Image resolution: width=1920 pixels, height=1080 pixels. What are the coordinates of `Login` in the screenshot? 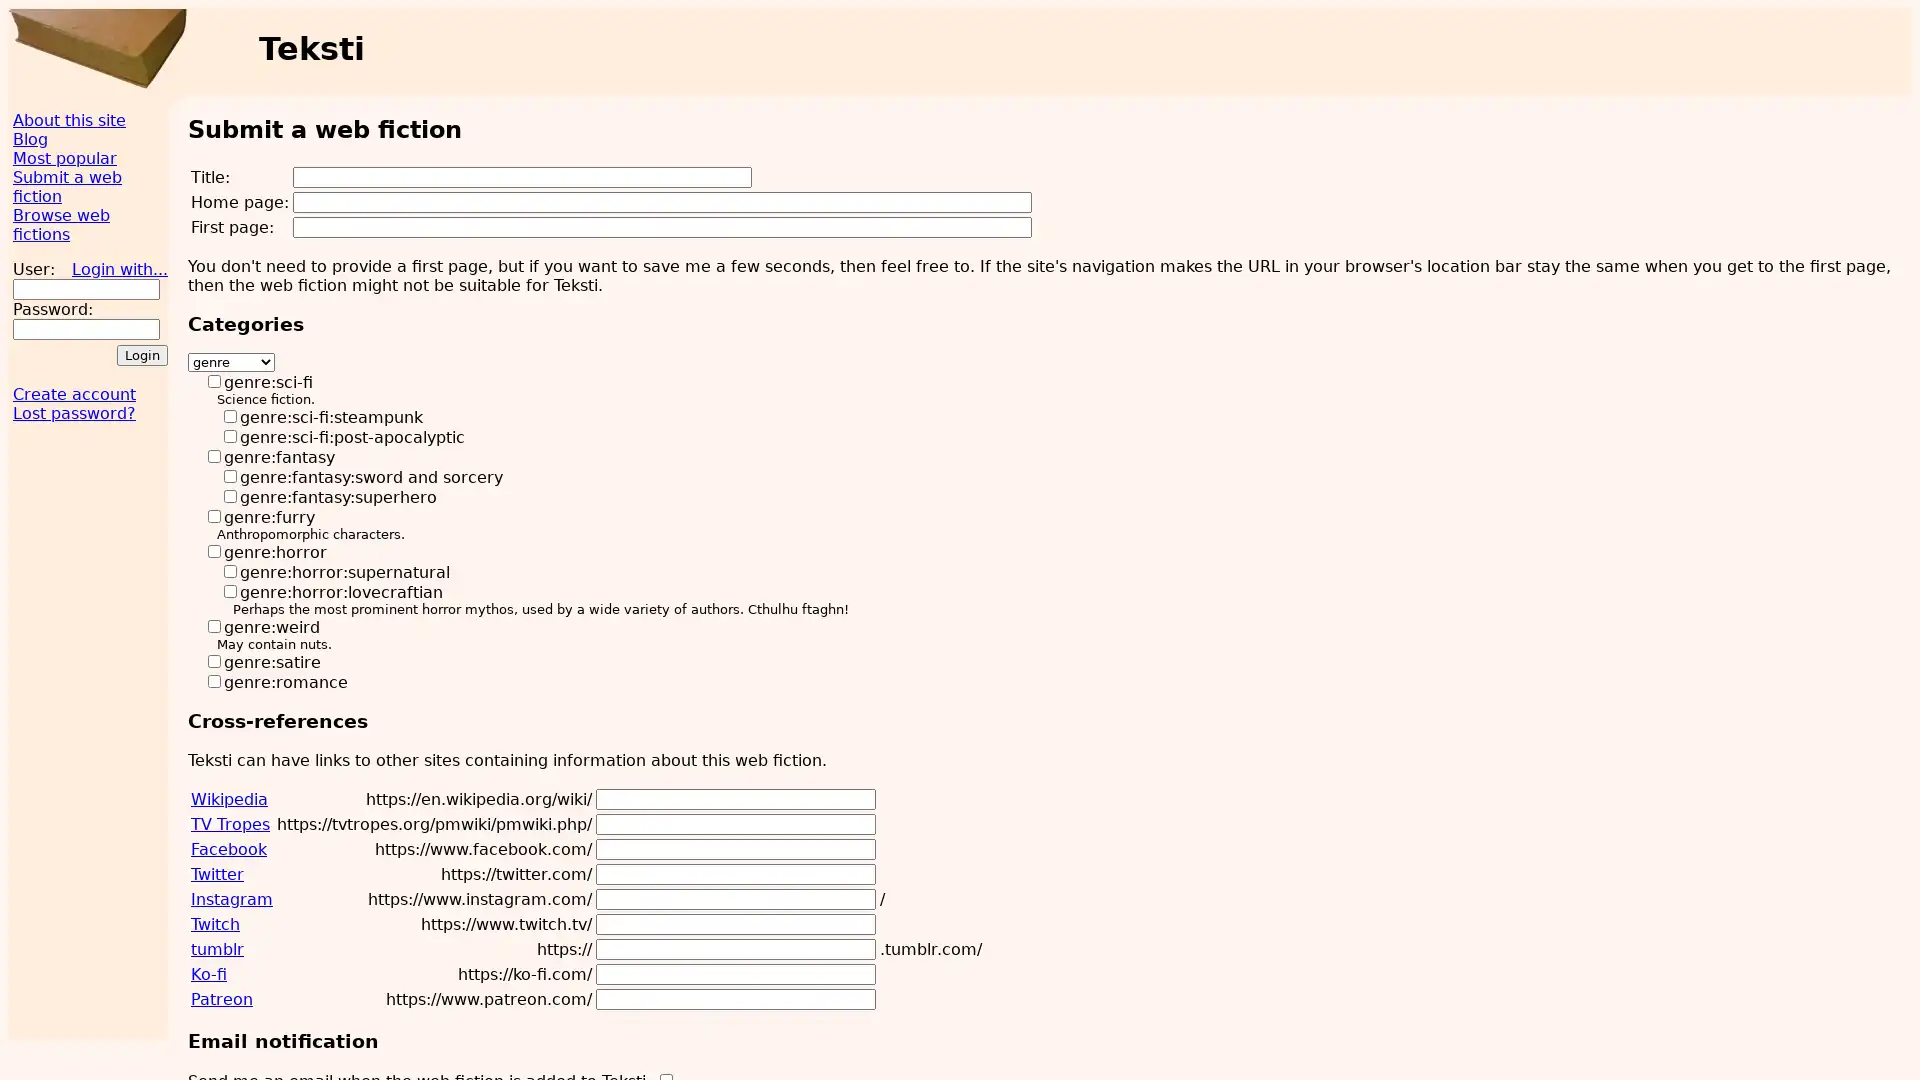 It's located at (141, 354).